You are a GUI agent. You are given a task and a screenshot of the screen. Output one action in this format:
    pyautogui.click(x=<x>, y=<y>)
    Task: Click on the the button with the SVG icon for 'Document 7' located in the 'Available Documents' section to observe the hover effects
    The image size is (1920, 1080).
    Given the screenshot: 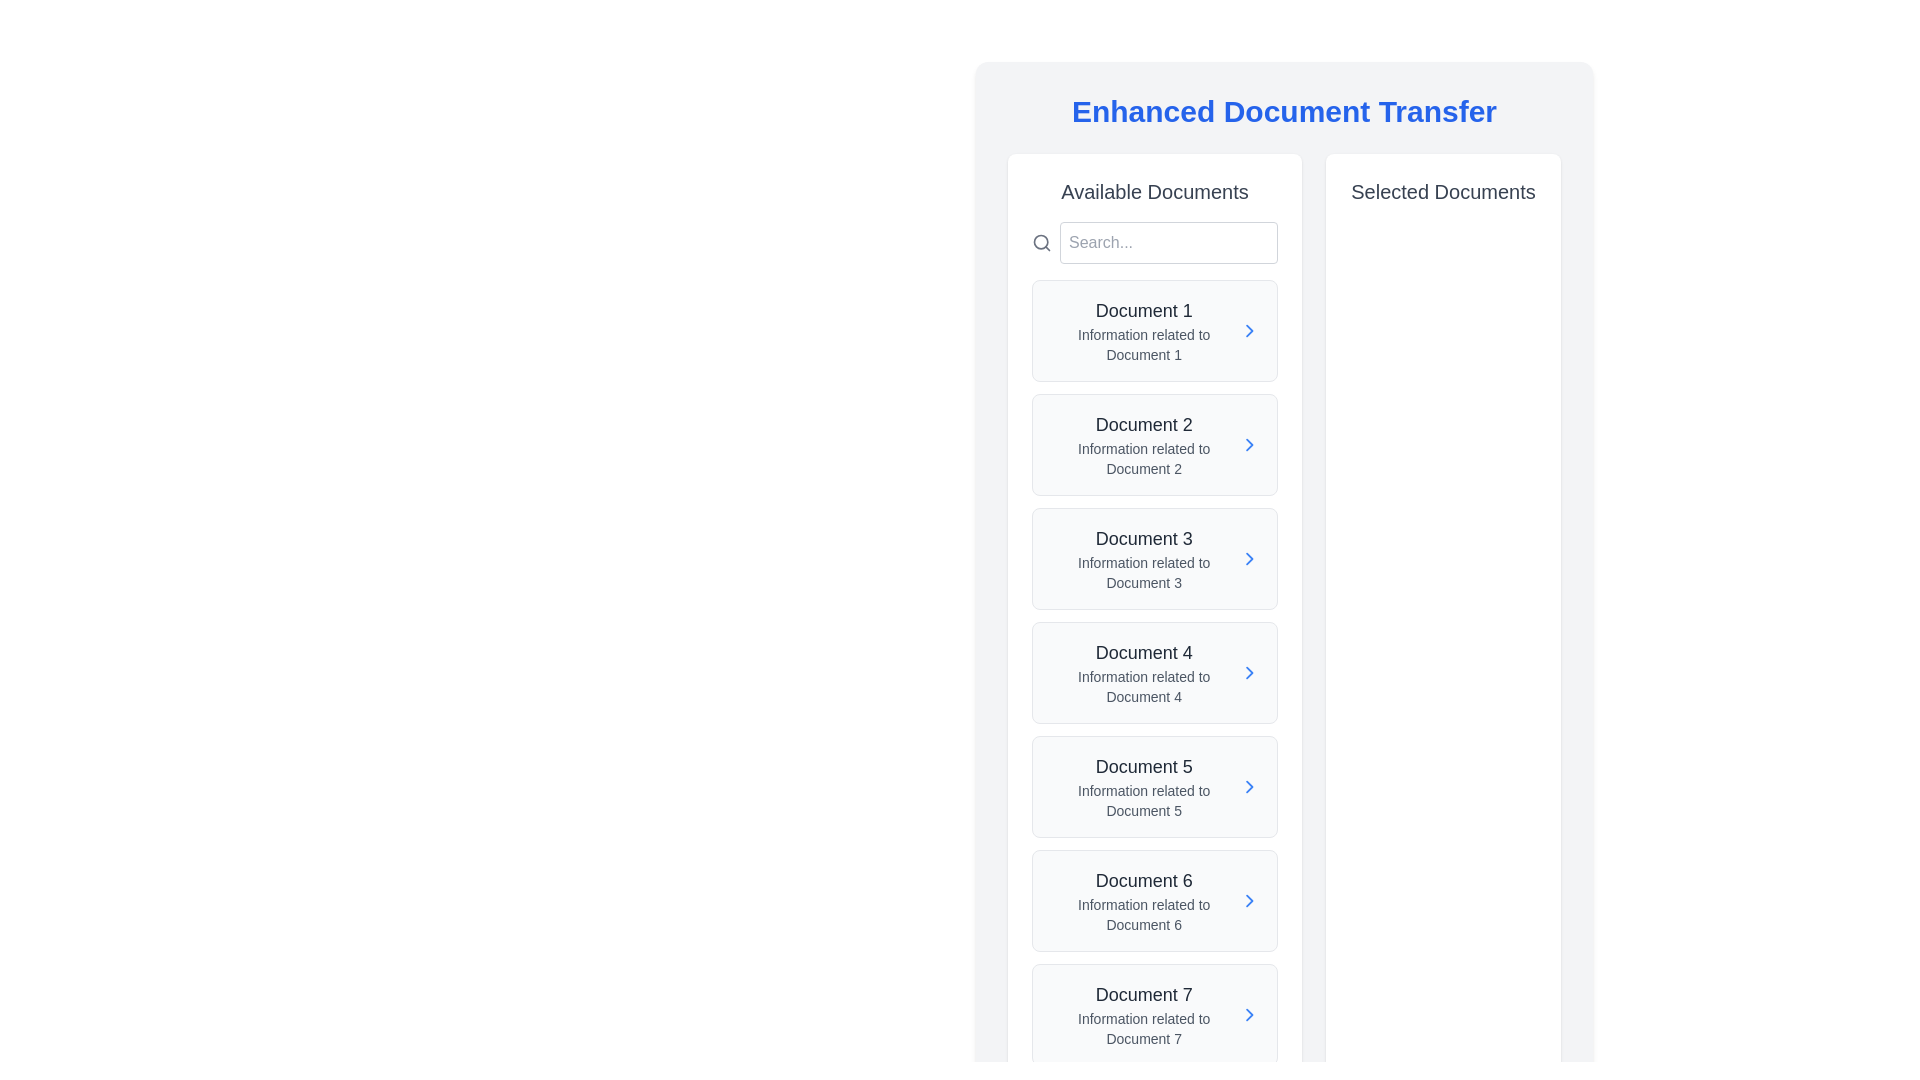 What is the action you would take?
    pyautogui.click(x=1249, y=1014)
    